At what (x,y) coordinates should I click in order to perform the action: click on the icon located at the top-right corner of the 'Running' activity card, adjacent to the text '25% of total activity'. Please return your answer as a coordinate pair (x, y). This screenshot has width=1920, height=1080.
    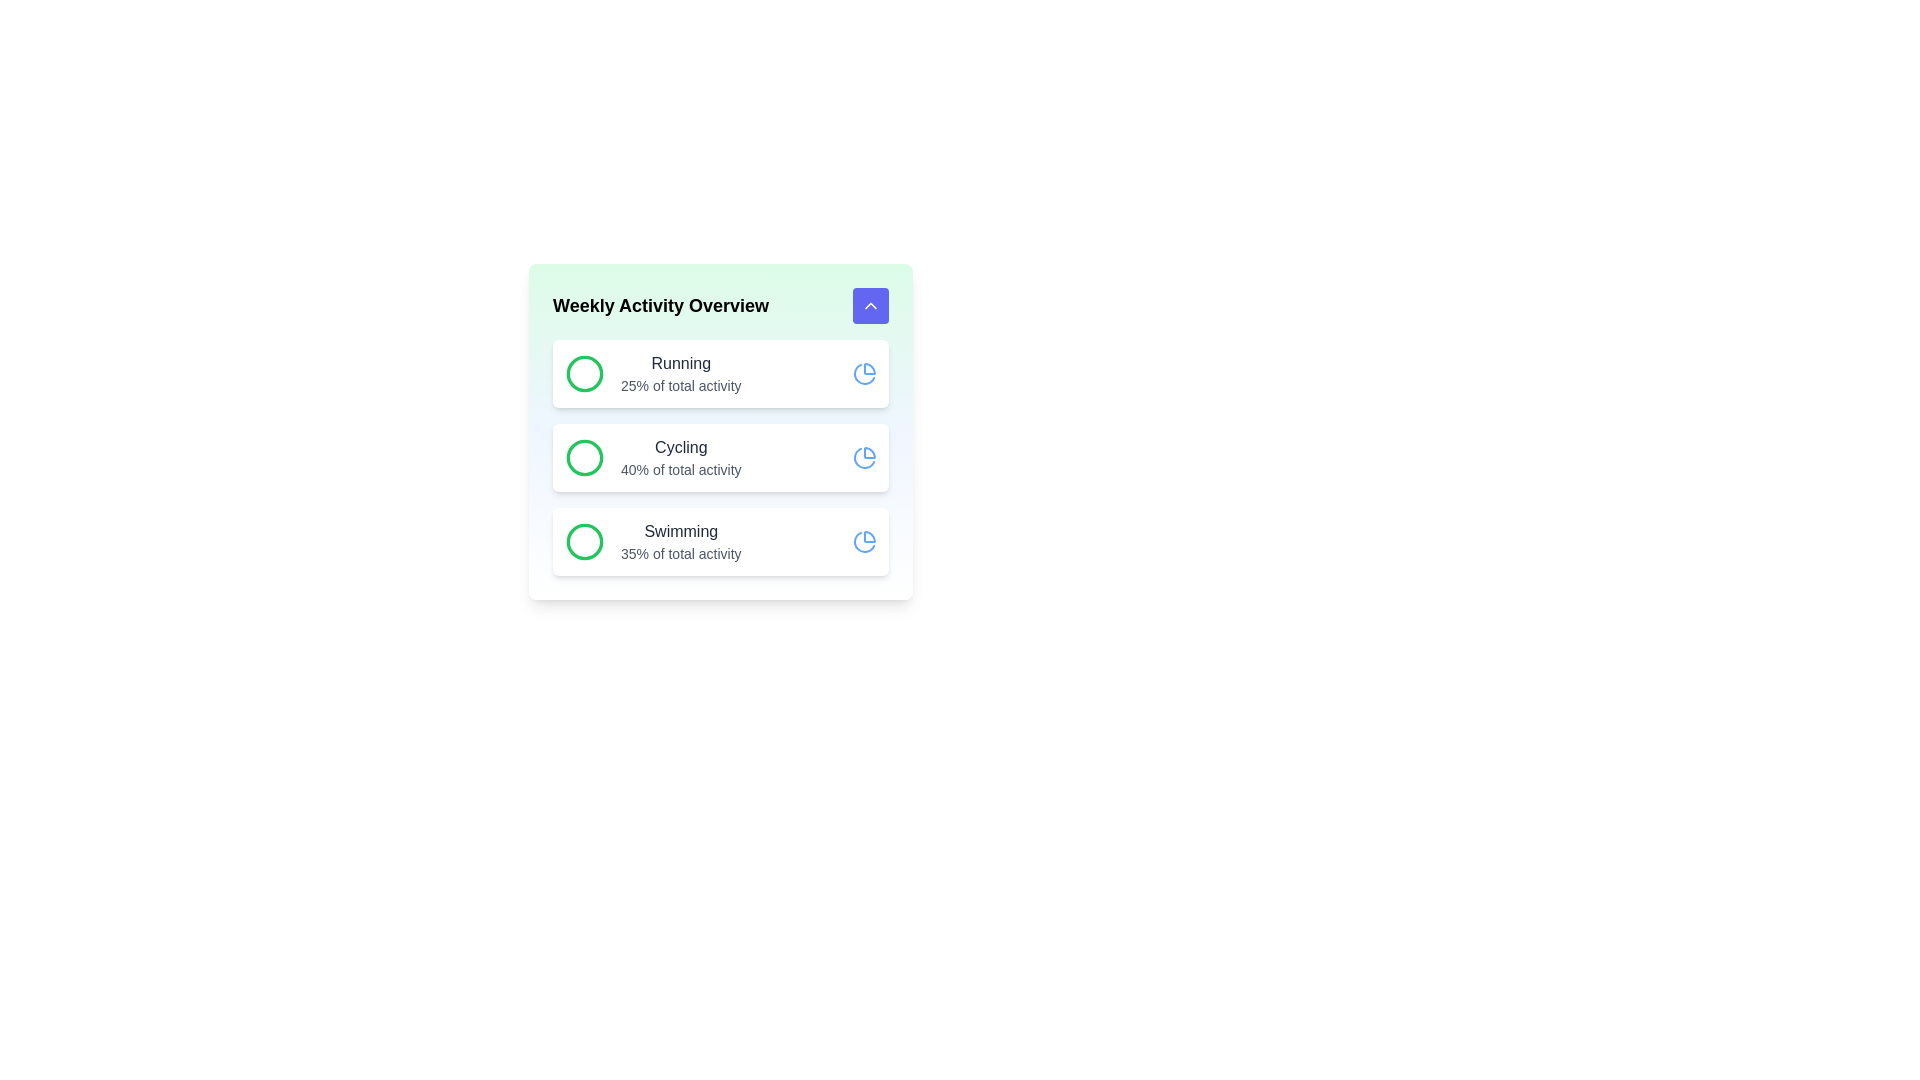
    Looking at the image, I should click on (864, 374).